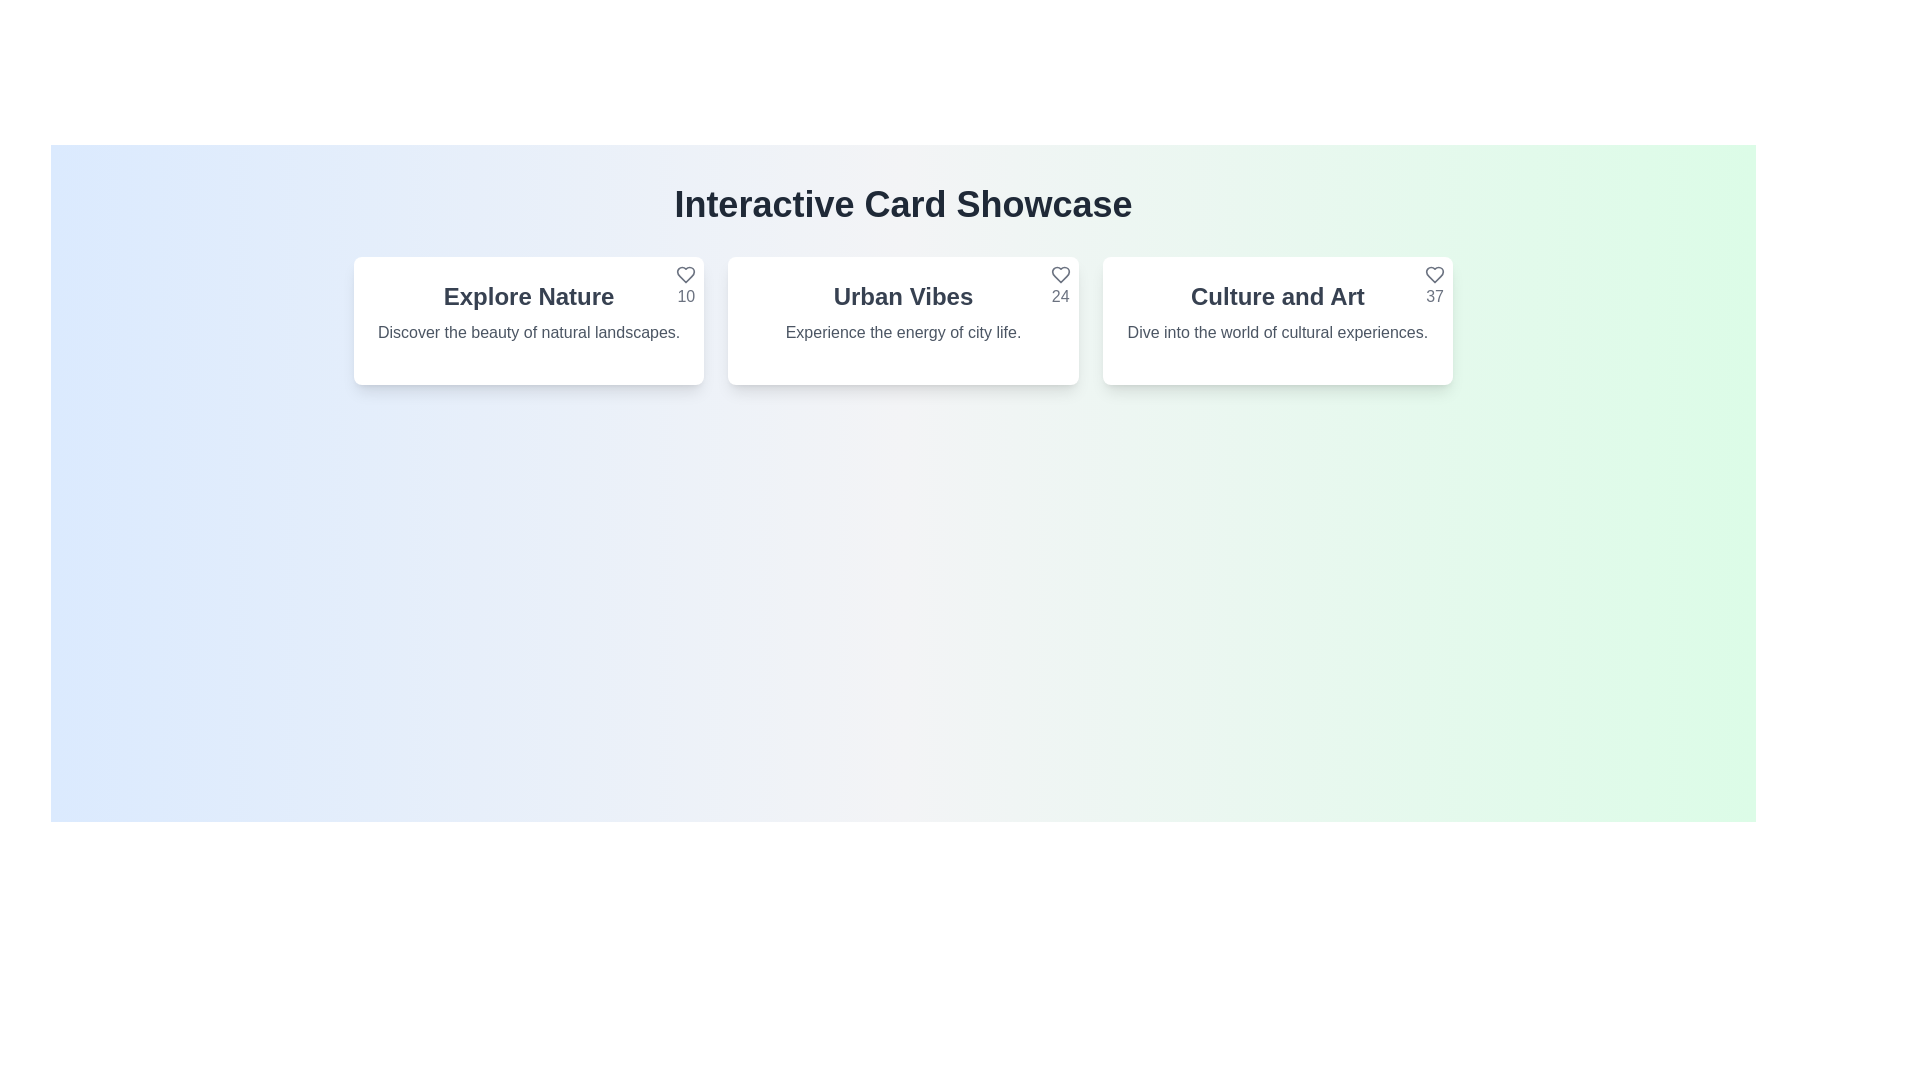 This screenshot has width=1920, height=1080. I want to click on the 'like' or 'favorites' count element located in the top-right corner of the 'Culture and Art' card, so click(1434, 286).